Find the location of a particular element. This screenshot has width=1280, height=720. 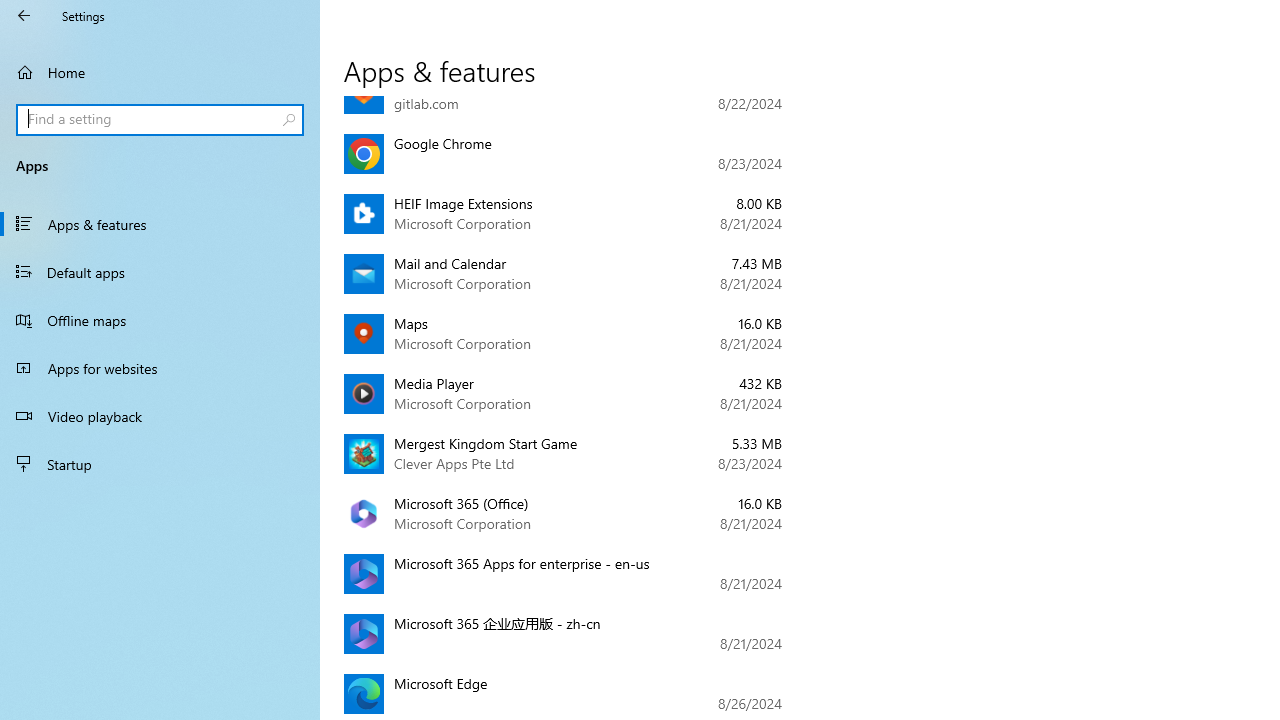

'Offline maps' is located at coordinates (160, 319).